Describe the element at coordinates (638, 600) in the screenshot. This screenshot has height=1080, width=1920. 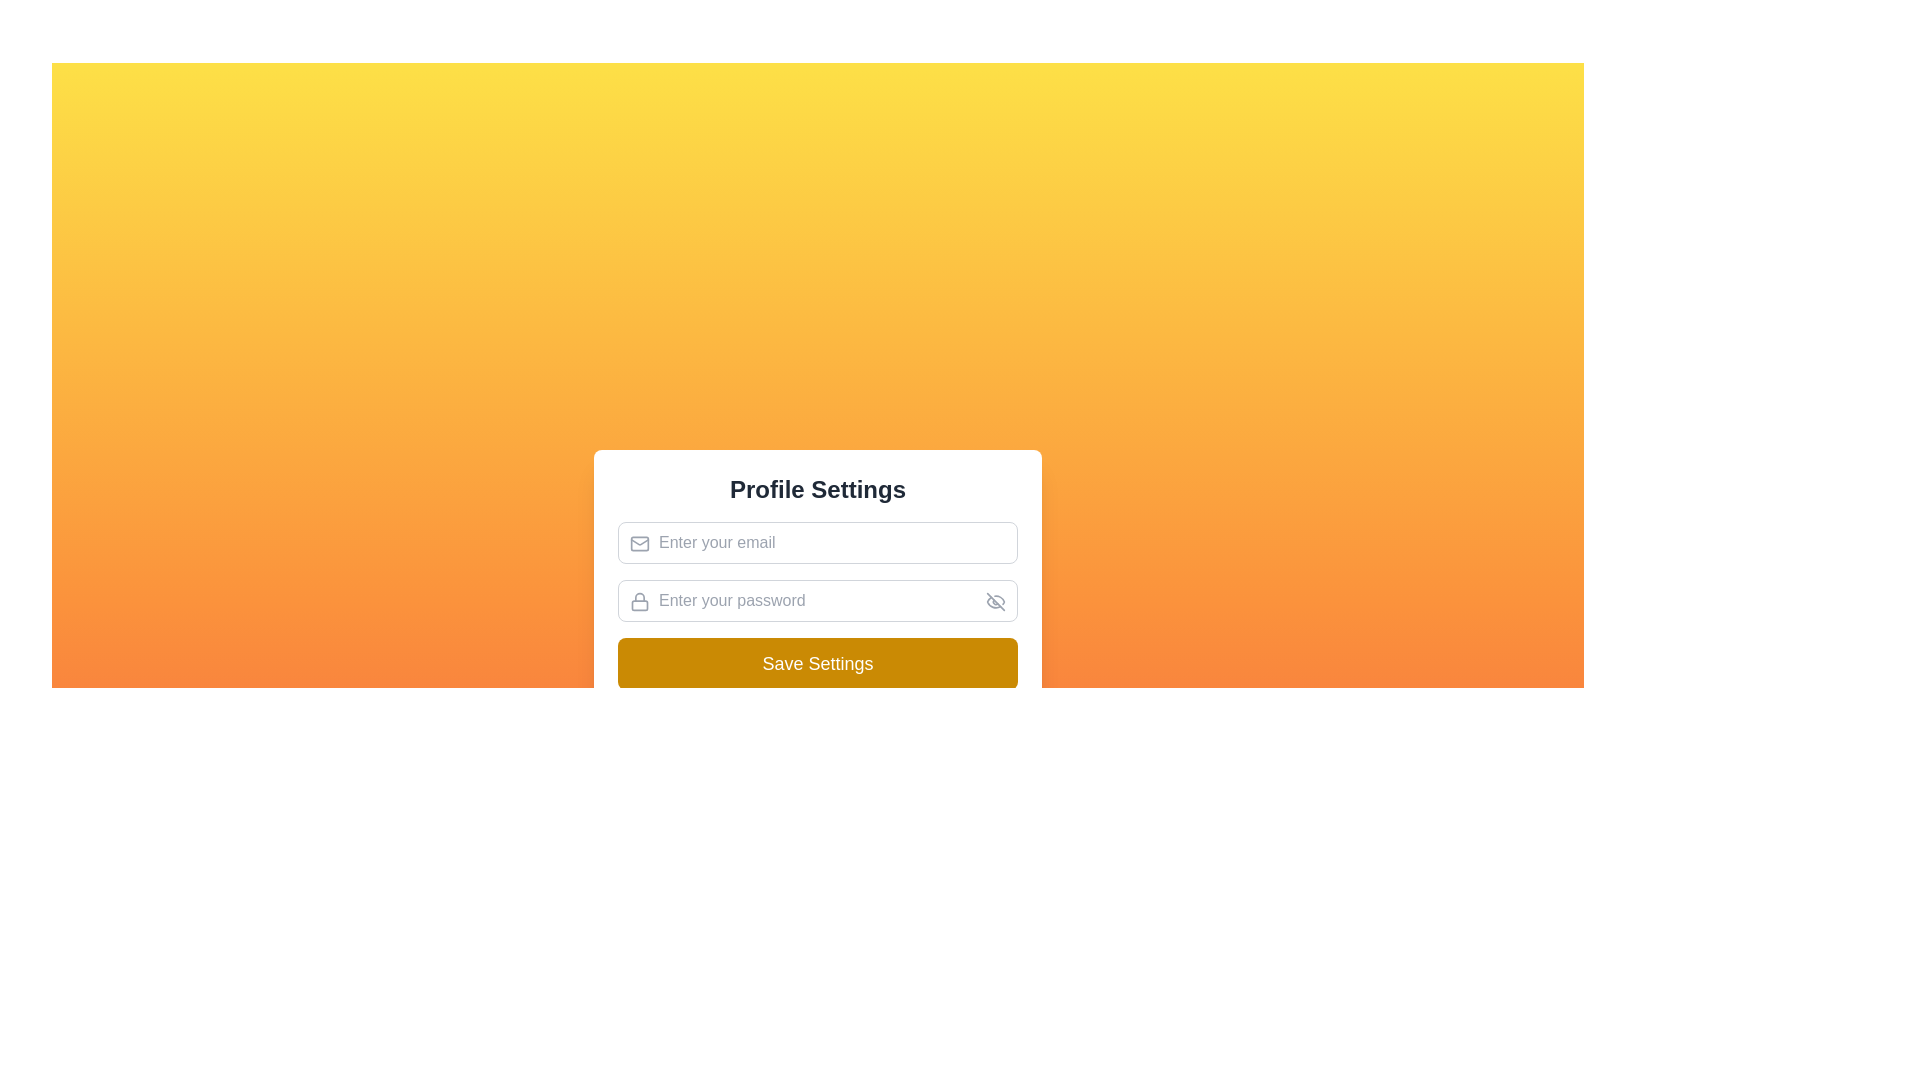
I see `the lock icon located in the top-left corner of the password input field, which serves as a visual indicator for secure input` at that location.